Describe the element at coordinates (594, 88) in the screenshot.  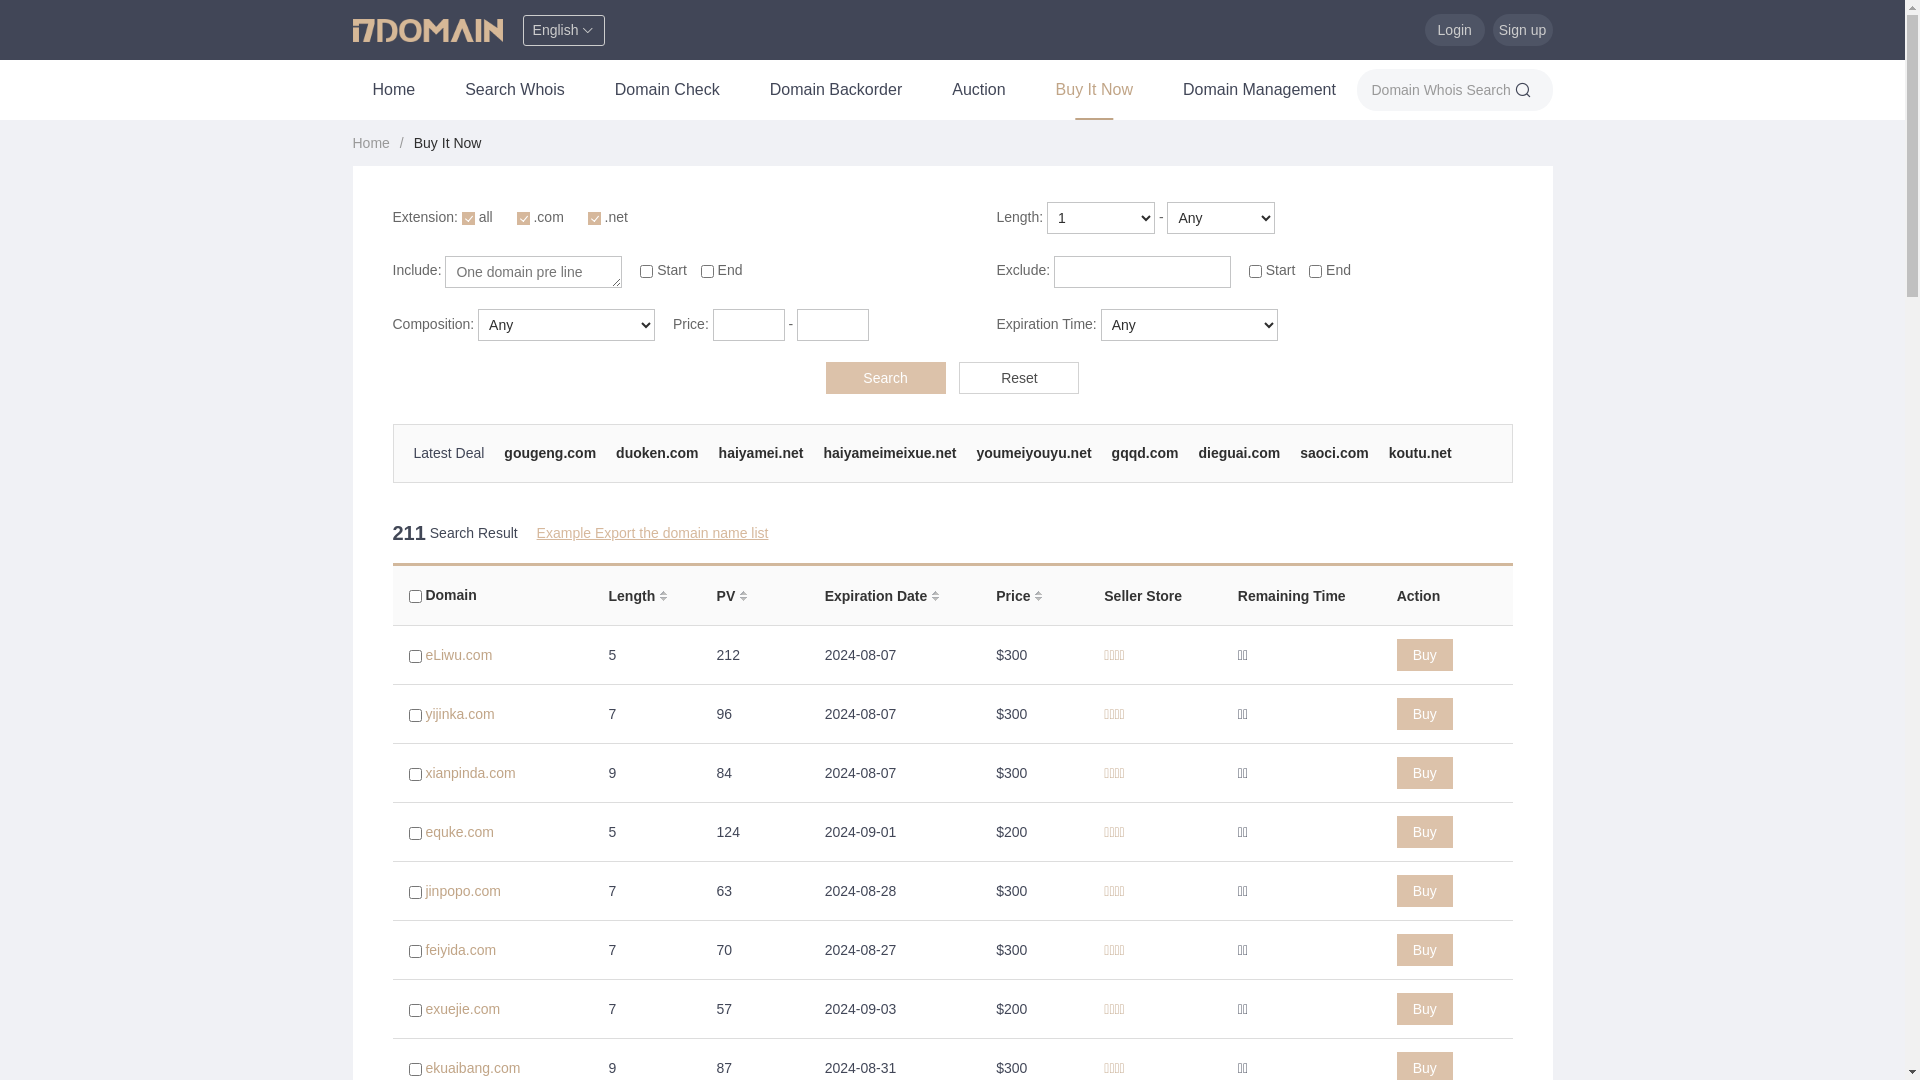
I see `'Domain Check'` at that location.